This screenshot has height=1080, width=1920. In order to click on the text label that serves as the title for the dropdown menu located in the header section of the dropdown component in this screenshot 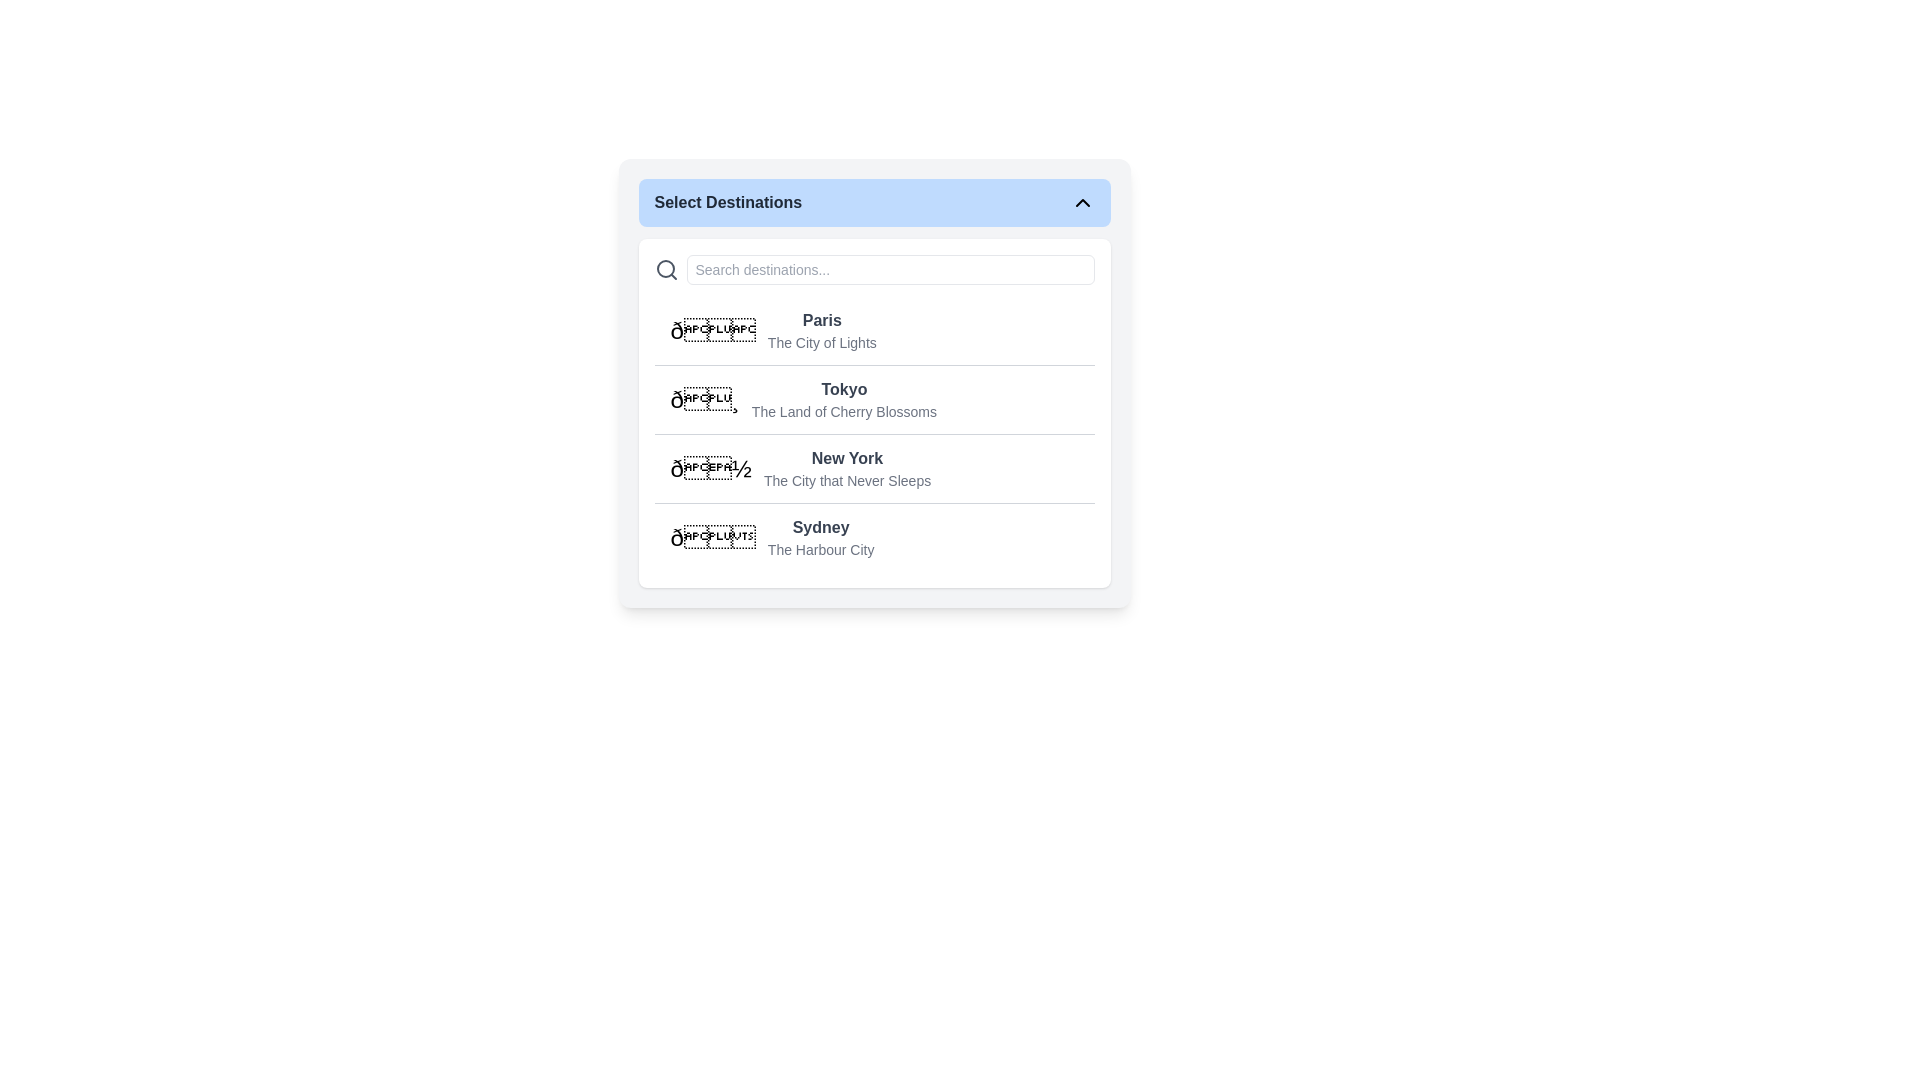, I will do `click(727, 203)`.